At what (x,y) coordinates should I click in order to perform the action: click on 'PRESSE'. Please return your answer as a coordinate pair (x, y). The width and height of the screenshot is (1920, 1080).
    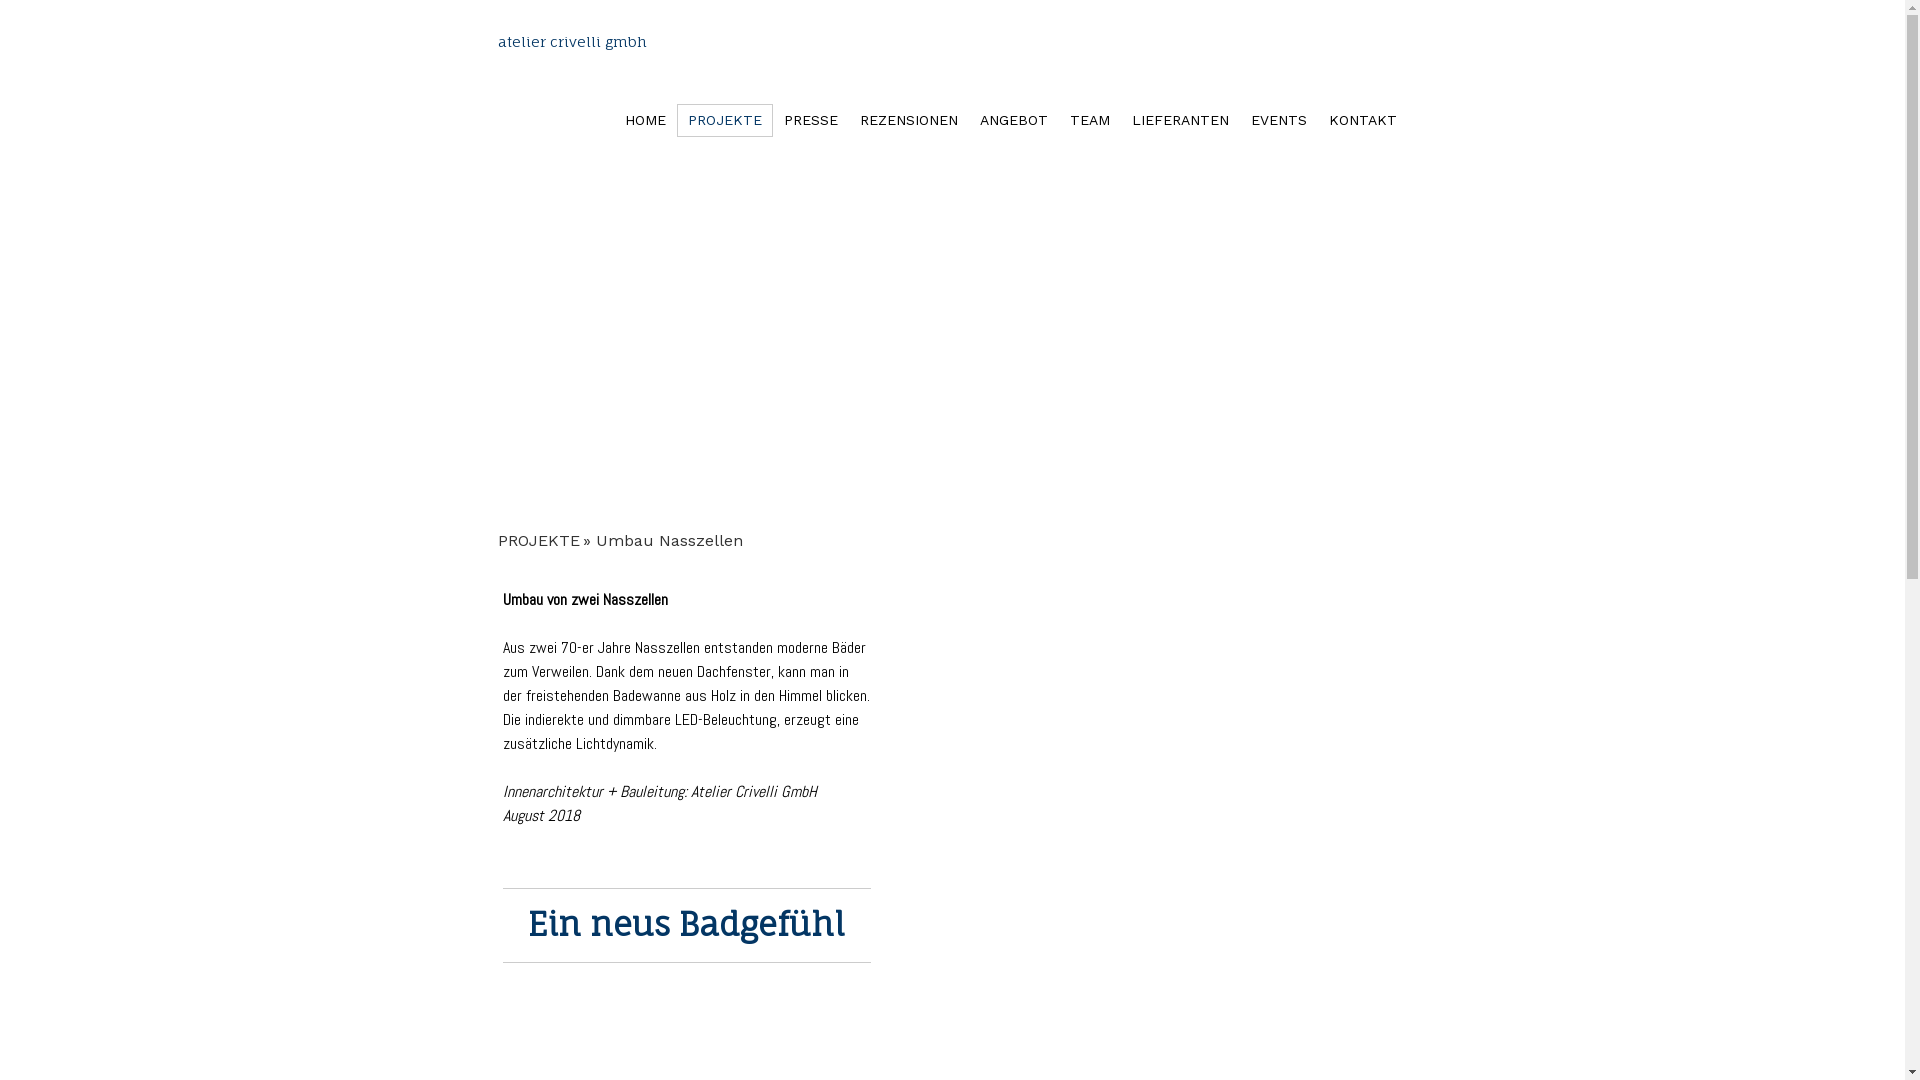
    Looking at the image, I should click on (810, 120).